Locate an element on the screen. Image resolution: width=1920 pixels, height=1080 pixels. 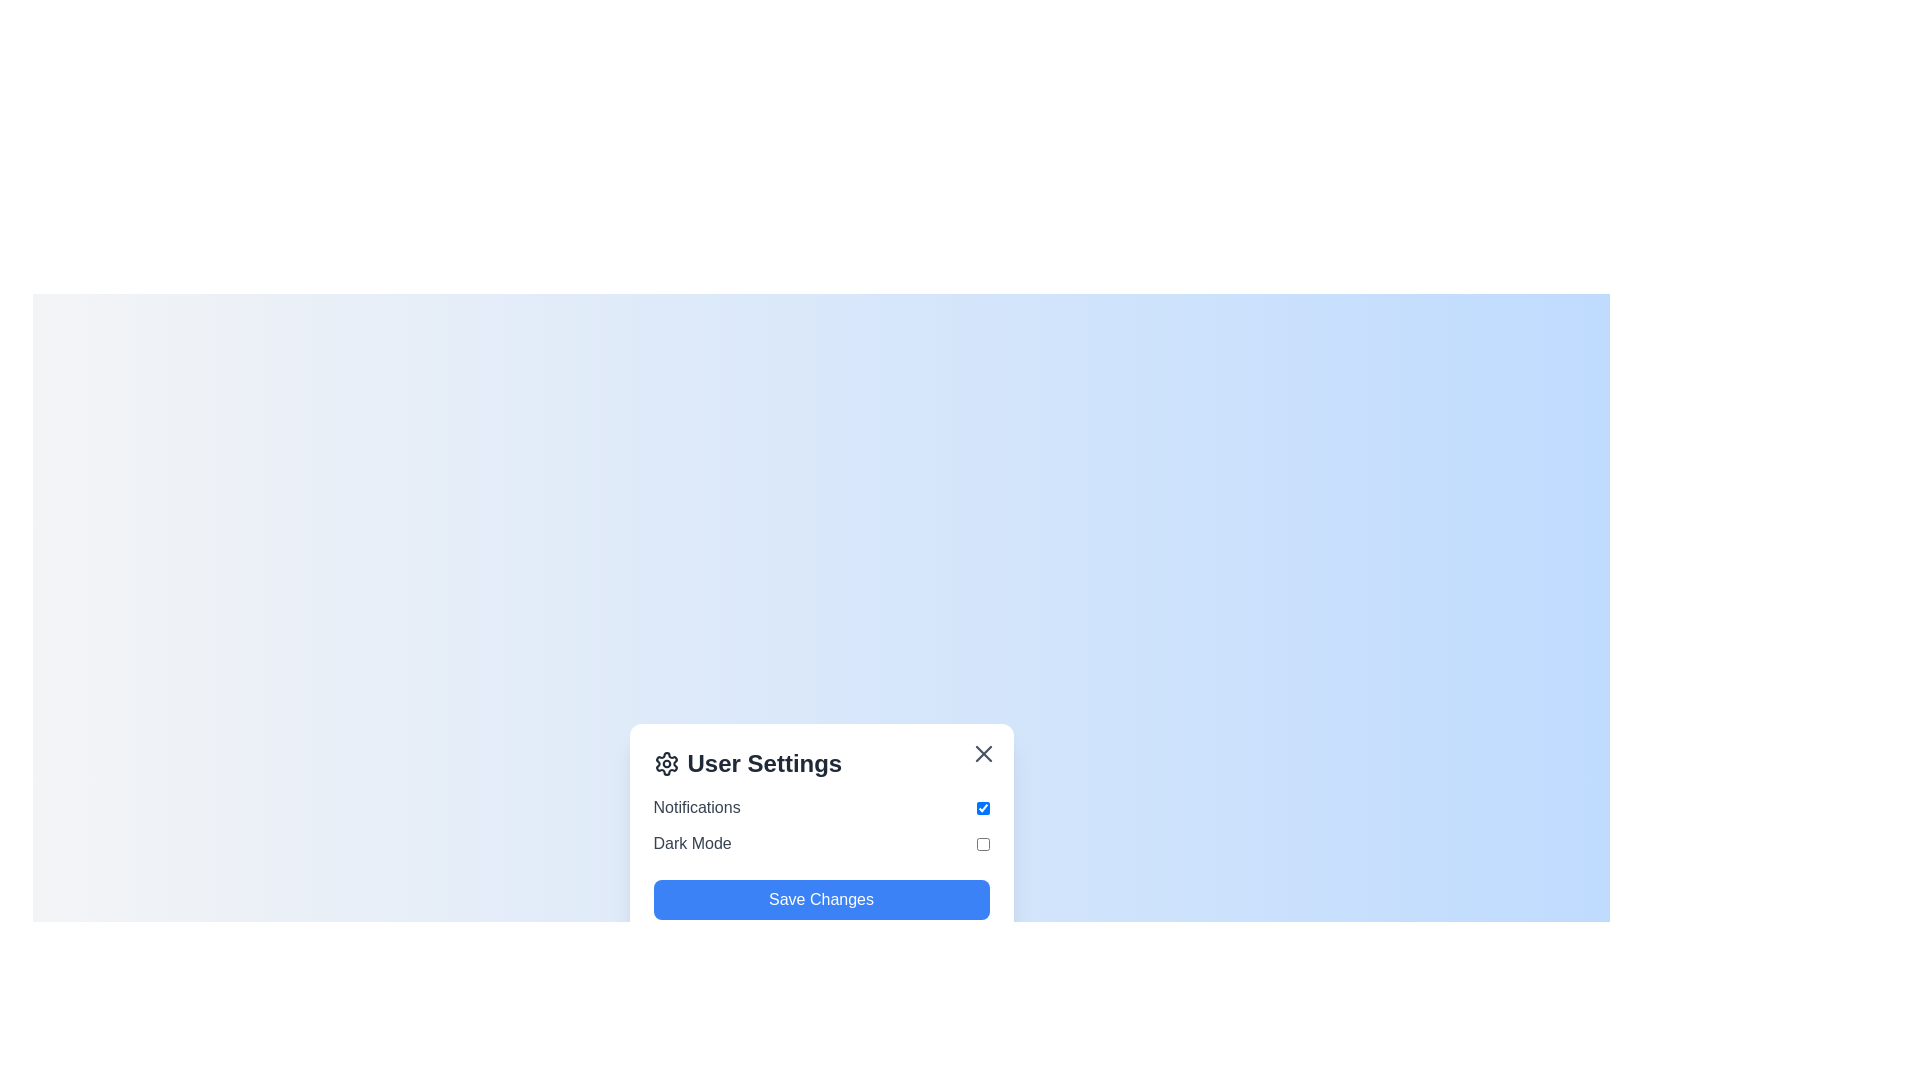
the background outside the dialog to dismiss it is located at coordinates (99, 100).